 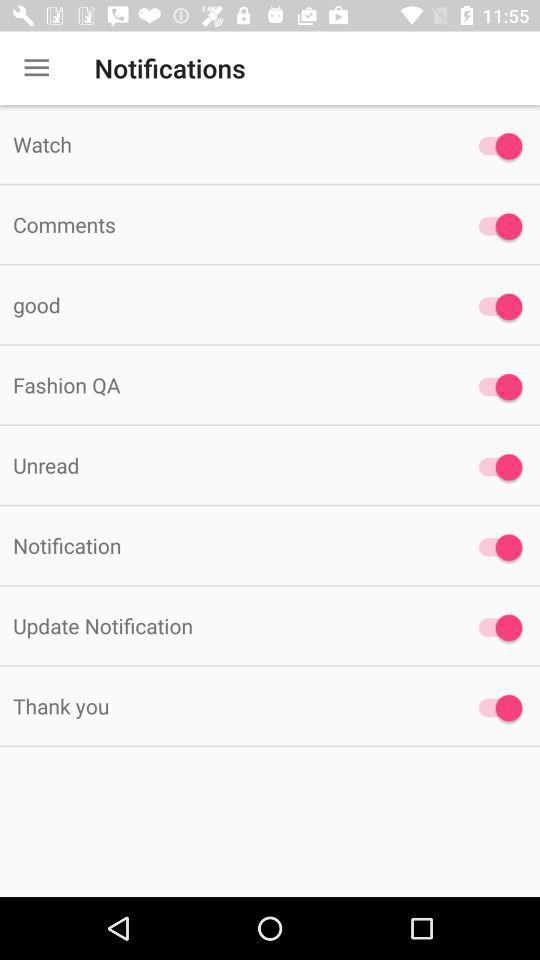 What do you see at coordinates (494, 547) in the screenshot?
I see `the last third button at the right side of the page` at bounding box center [494, 547].